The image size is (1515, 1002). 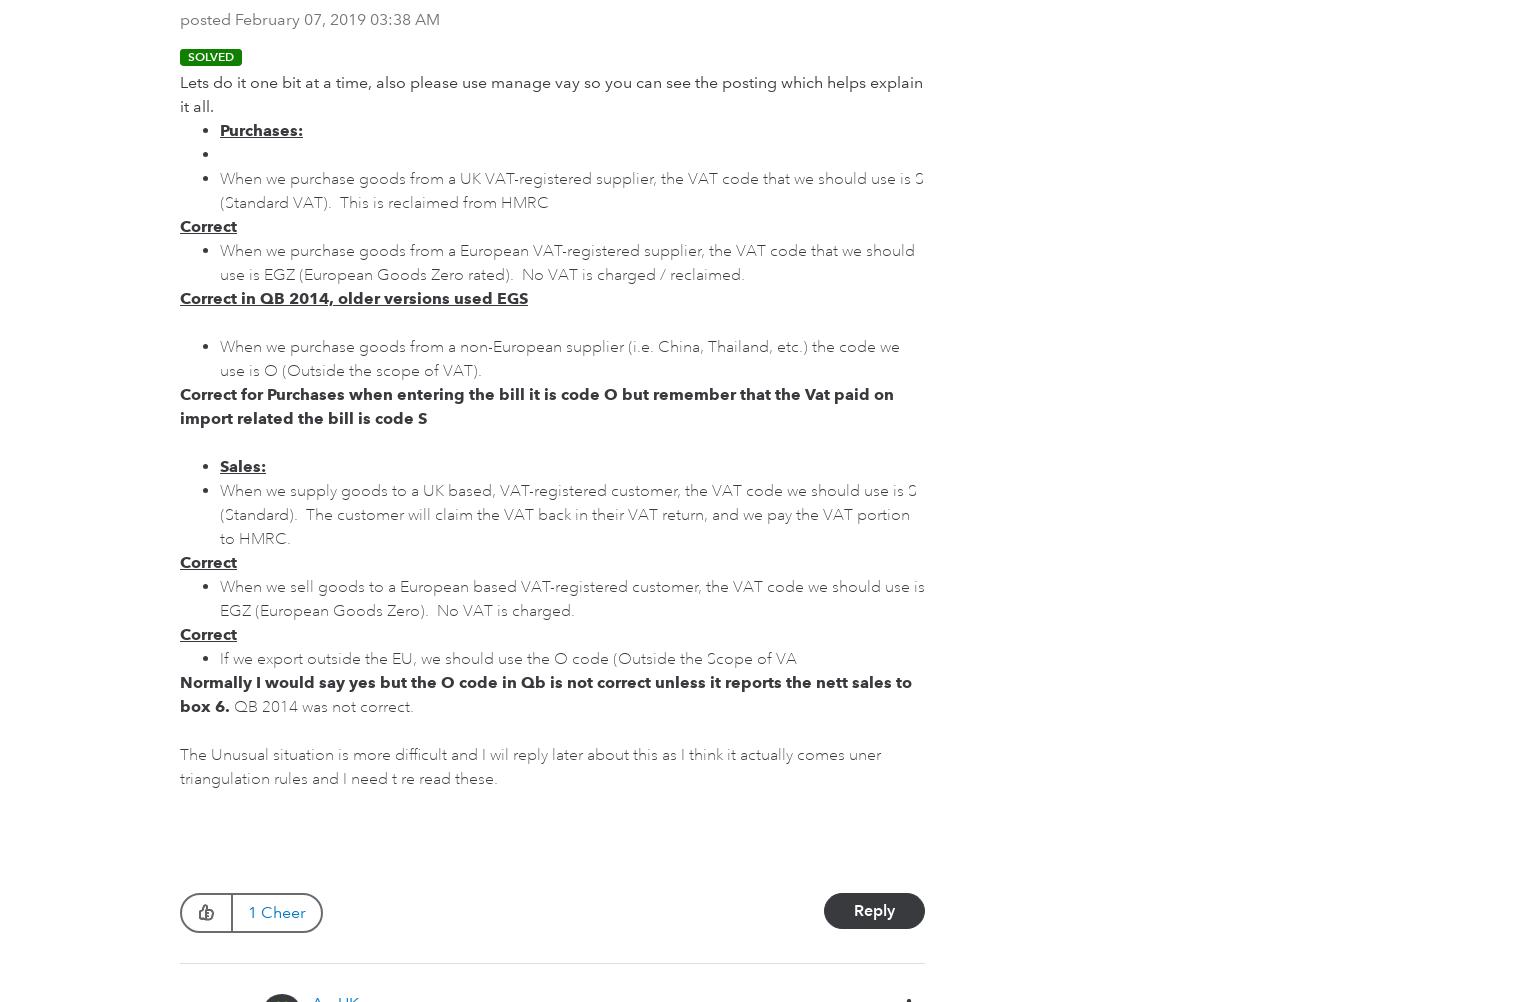 I want to click on 'QB 2014 was not correct.', so click(x=321, y=707).